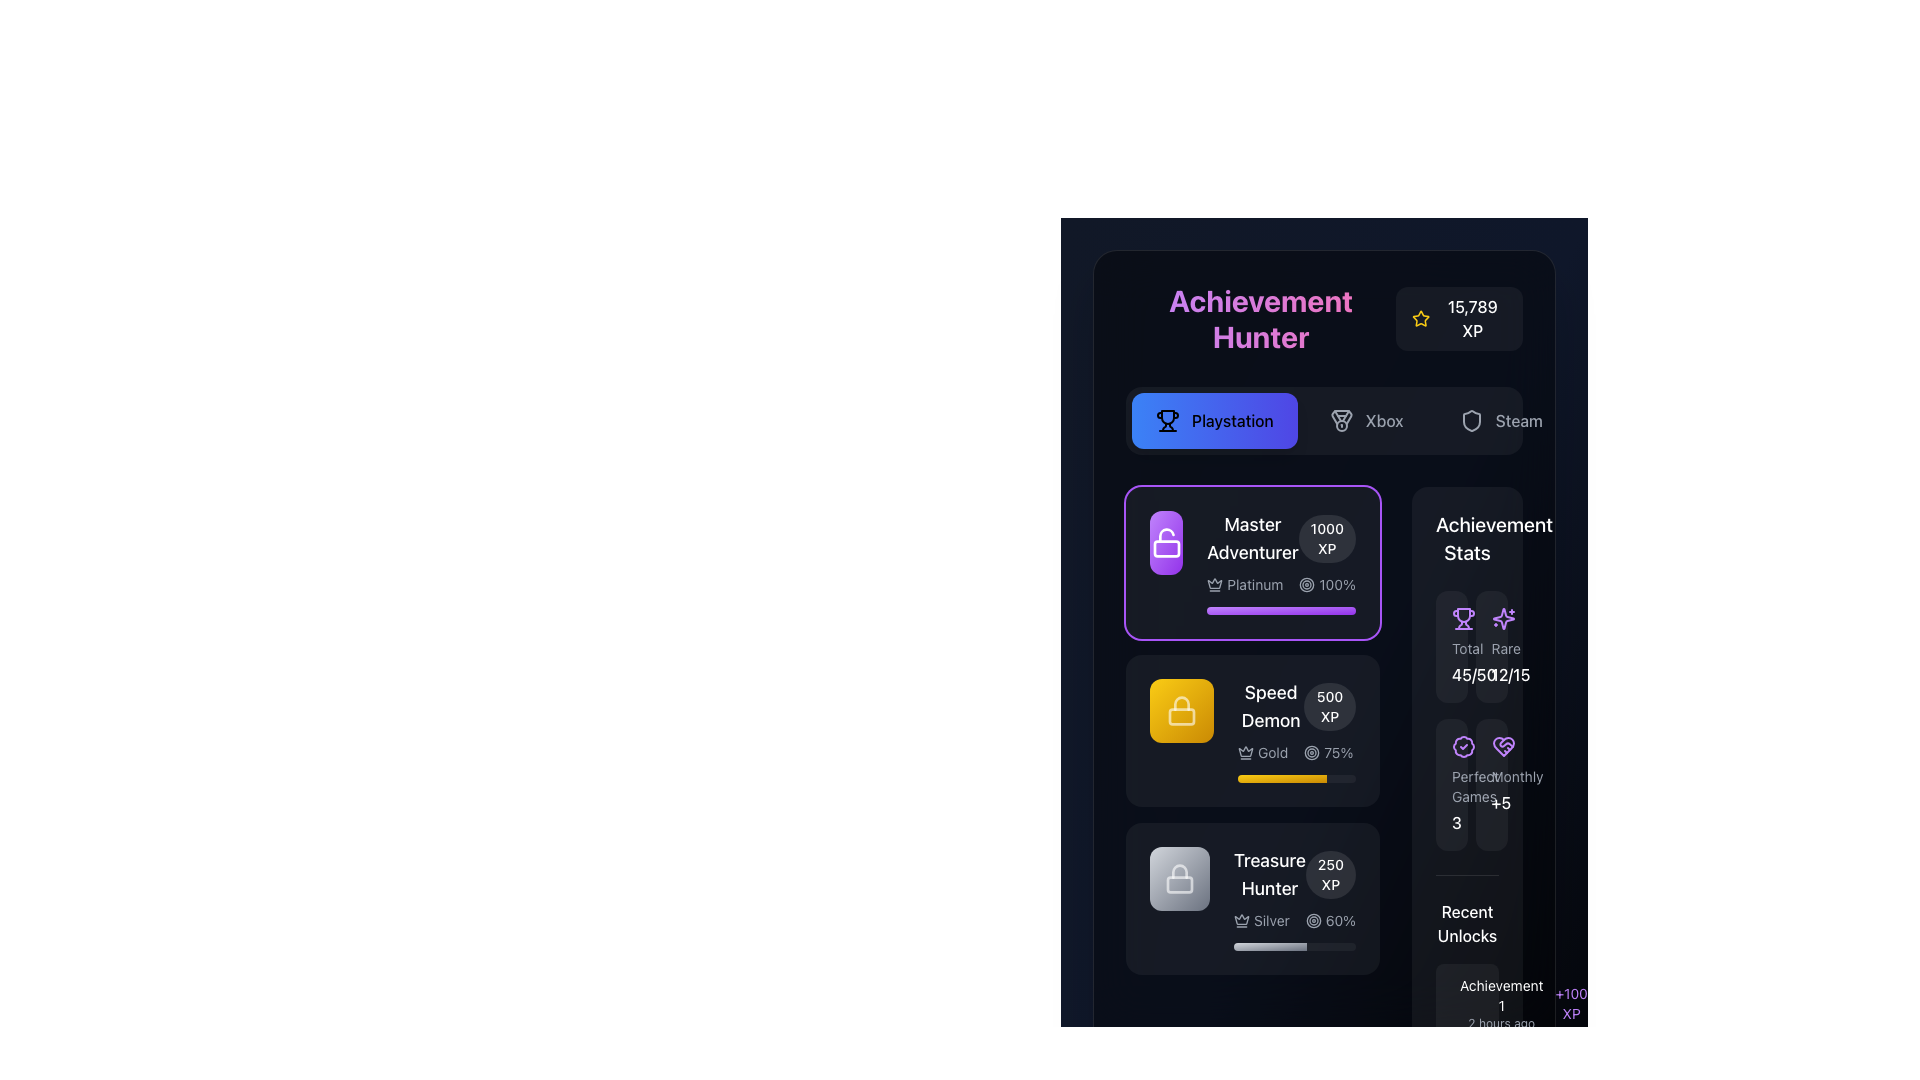 This screenshot has width=1920, height=1080. What do you see at coordinates (1330, 921) in the screenshot?
I see `the target icon with the text '60%' in light gray color, located in the bottom-right corner of the 'Treasure Hunter' achievement section, adjacent to the text 'Silver'` at bounding box center [1330, 921].